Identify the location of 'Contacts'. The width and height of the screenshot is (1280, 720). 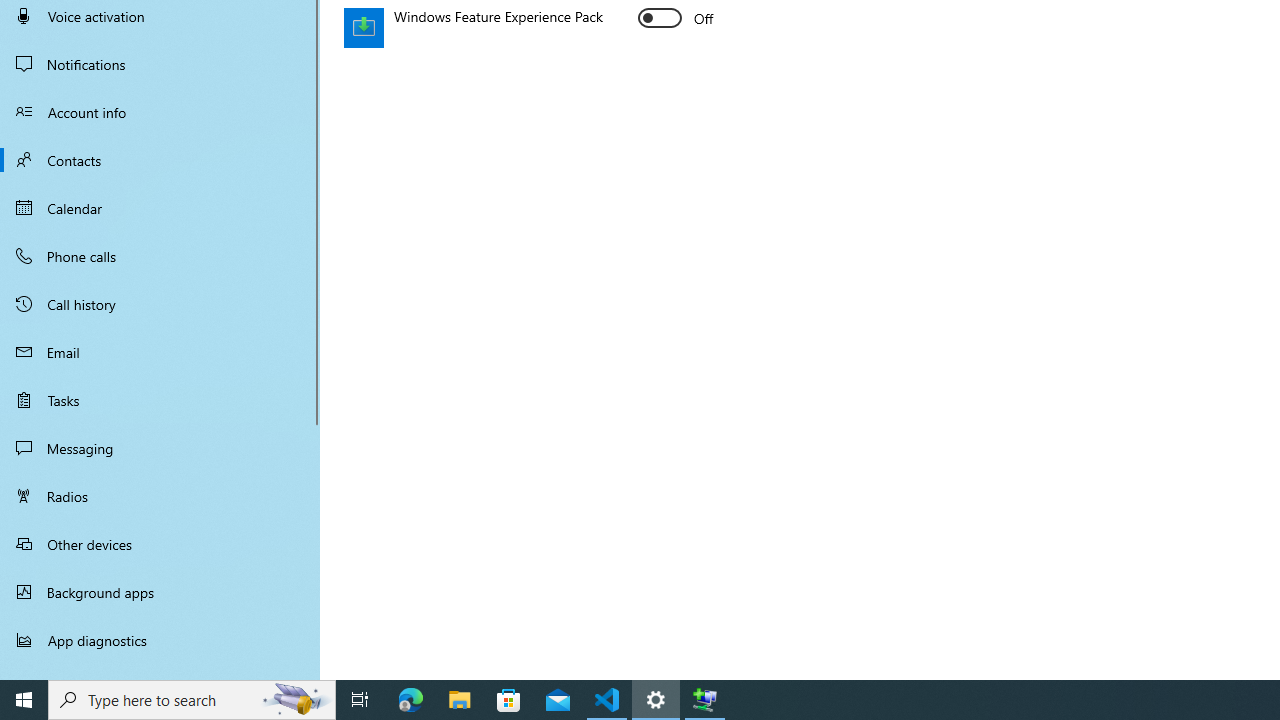
(160, 159).